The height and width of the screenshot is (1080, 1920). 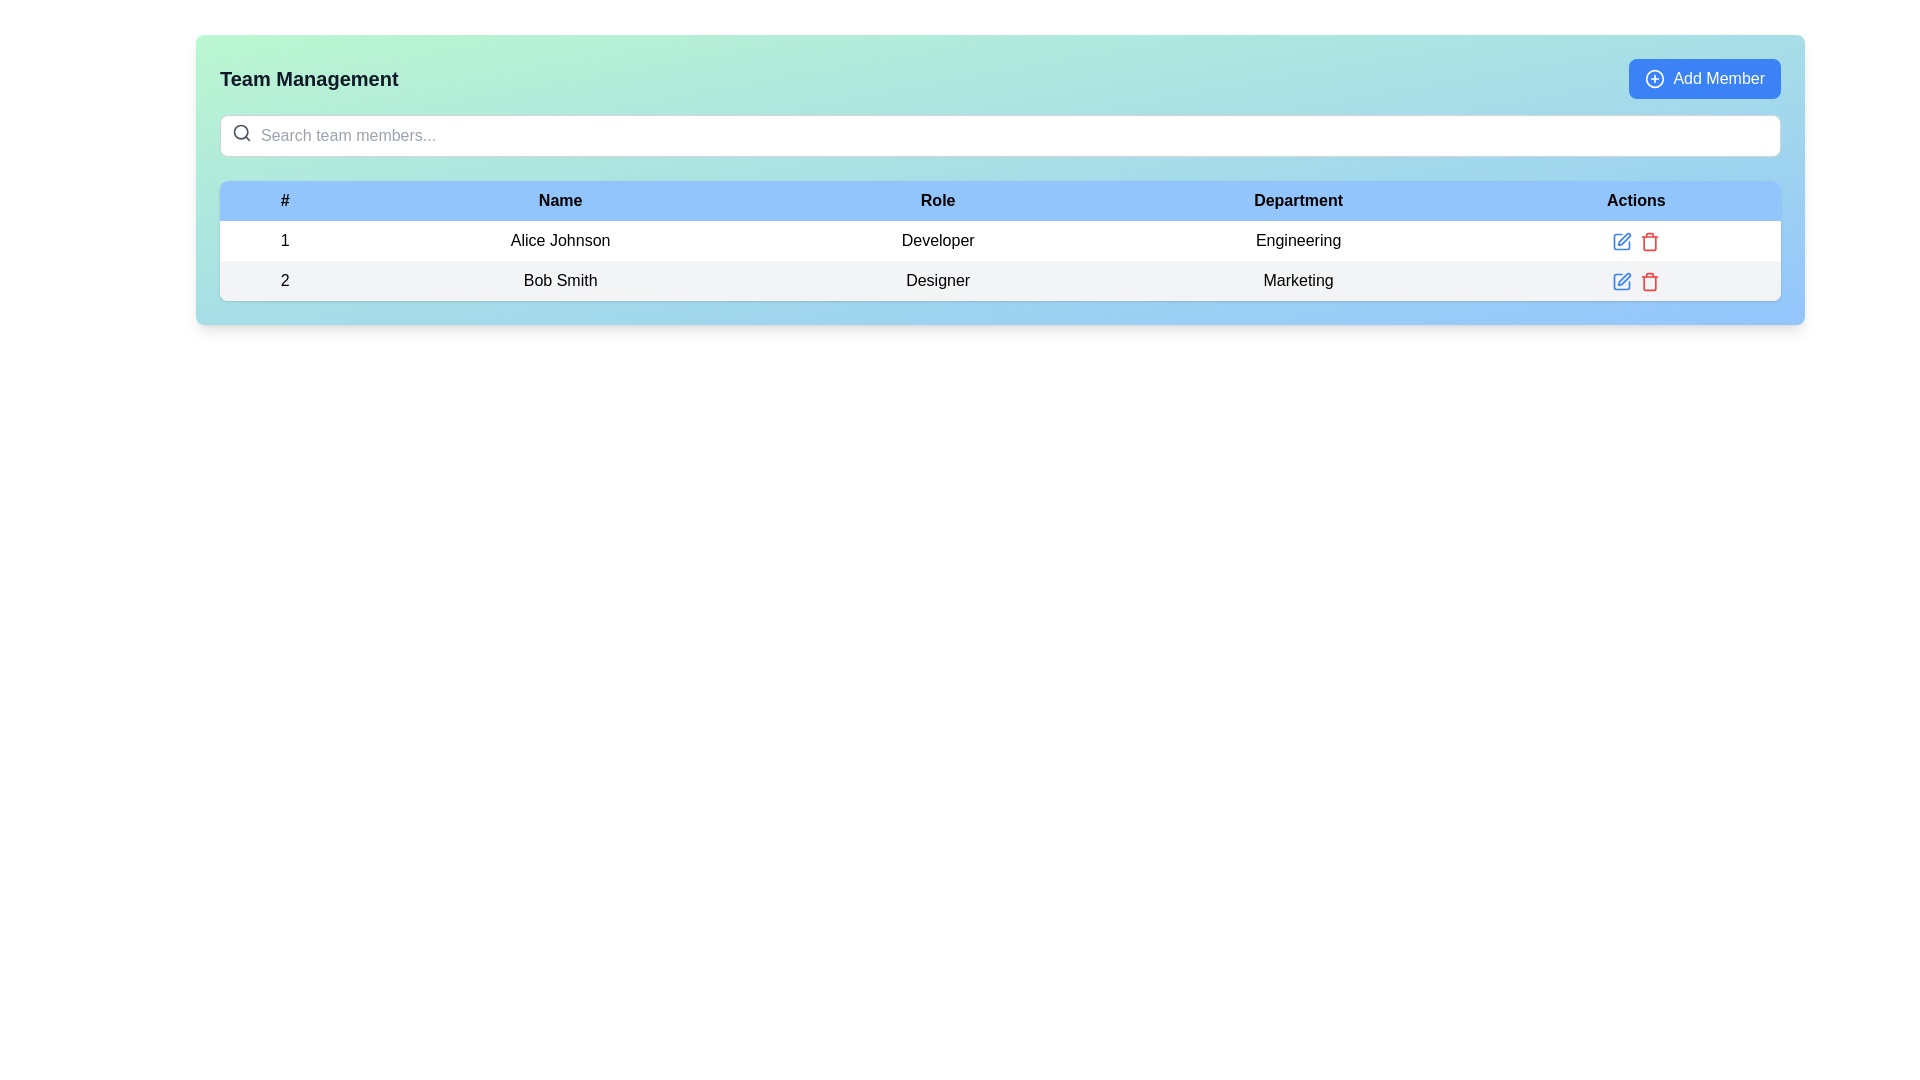 What do you see at coordinates (1000, 281) in the screenshot?
I see `the second row in the table that shows information about team member 'Bob Smith', highlighting the row for further interaction` at bounding box center [1000, 281].